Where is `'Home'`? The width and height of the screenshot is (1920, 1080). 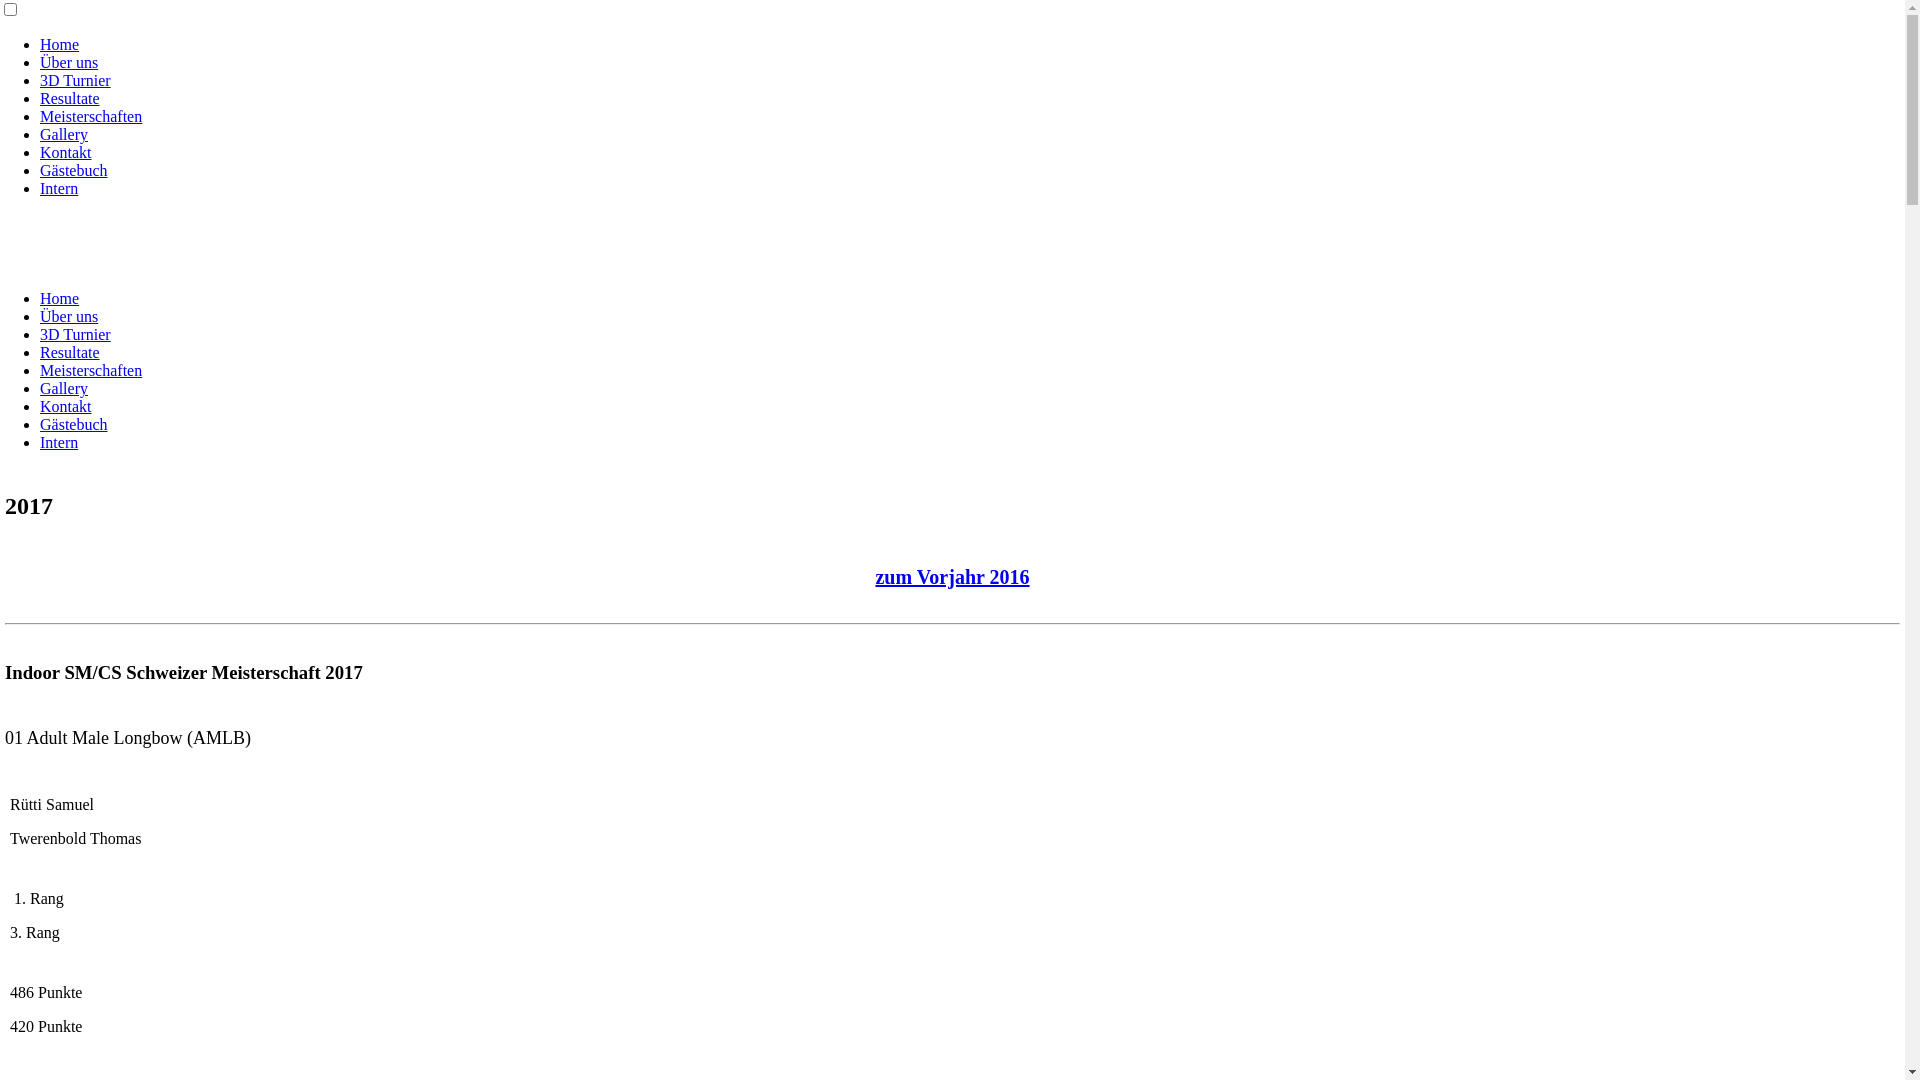
'Home' is located at coordinates (59, 298).